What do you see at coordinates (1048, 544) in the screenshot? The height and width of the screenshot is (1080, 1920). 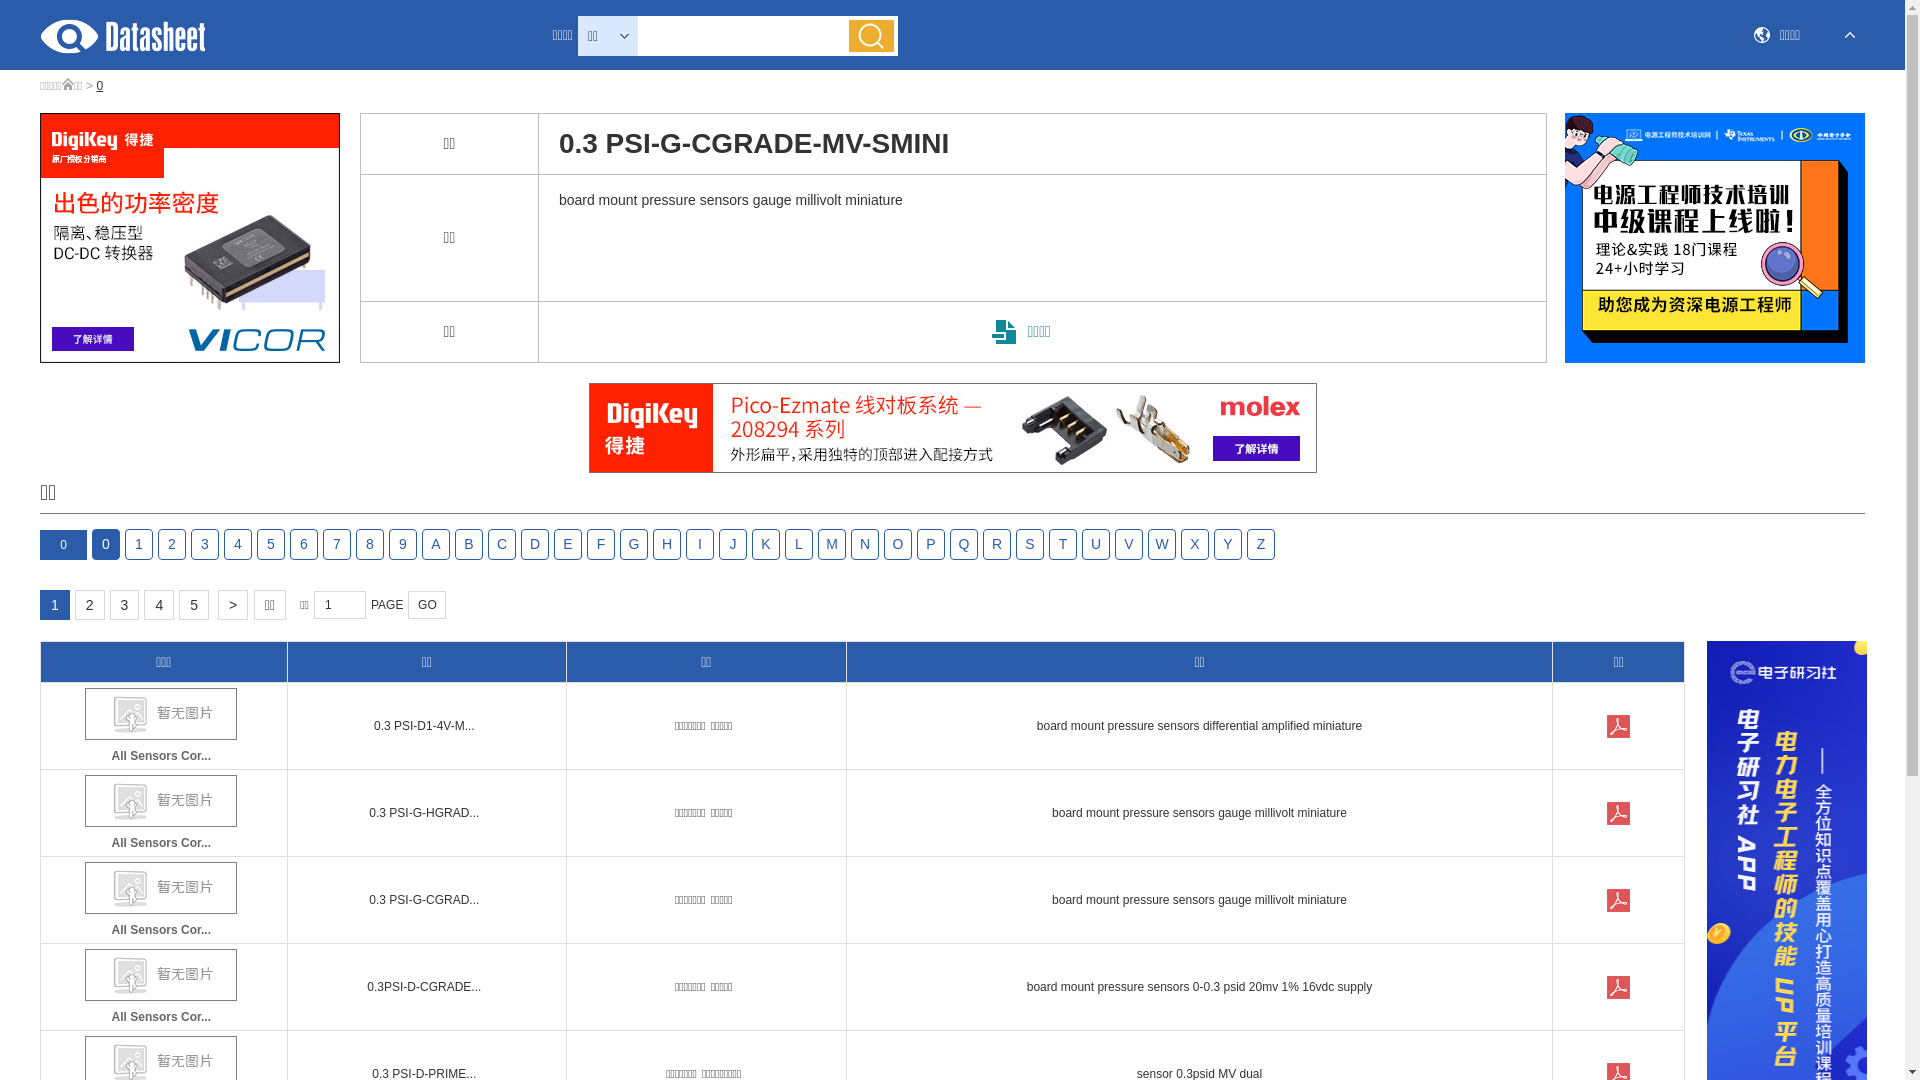 I see `'T'` at bounding box center [1048, 544].